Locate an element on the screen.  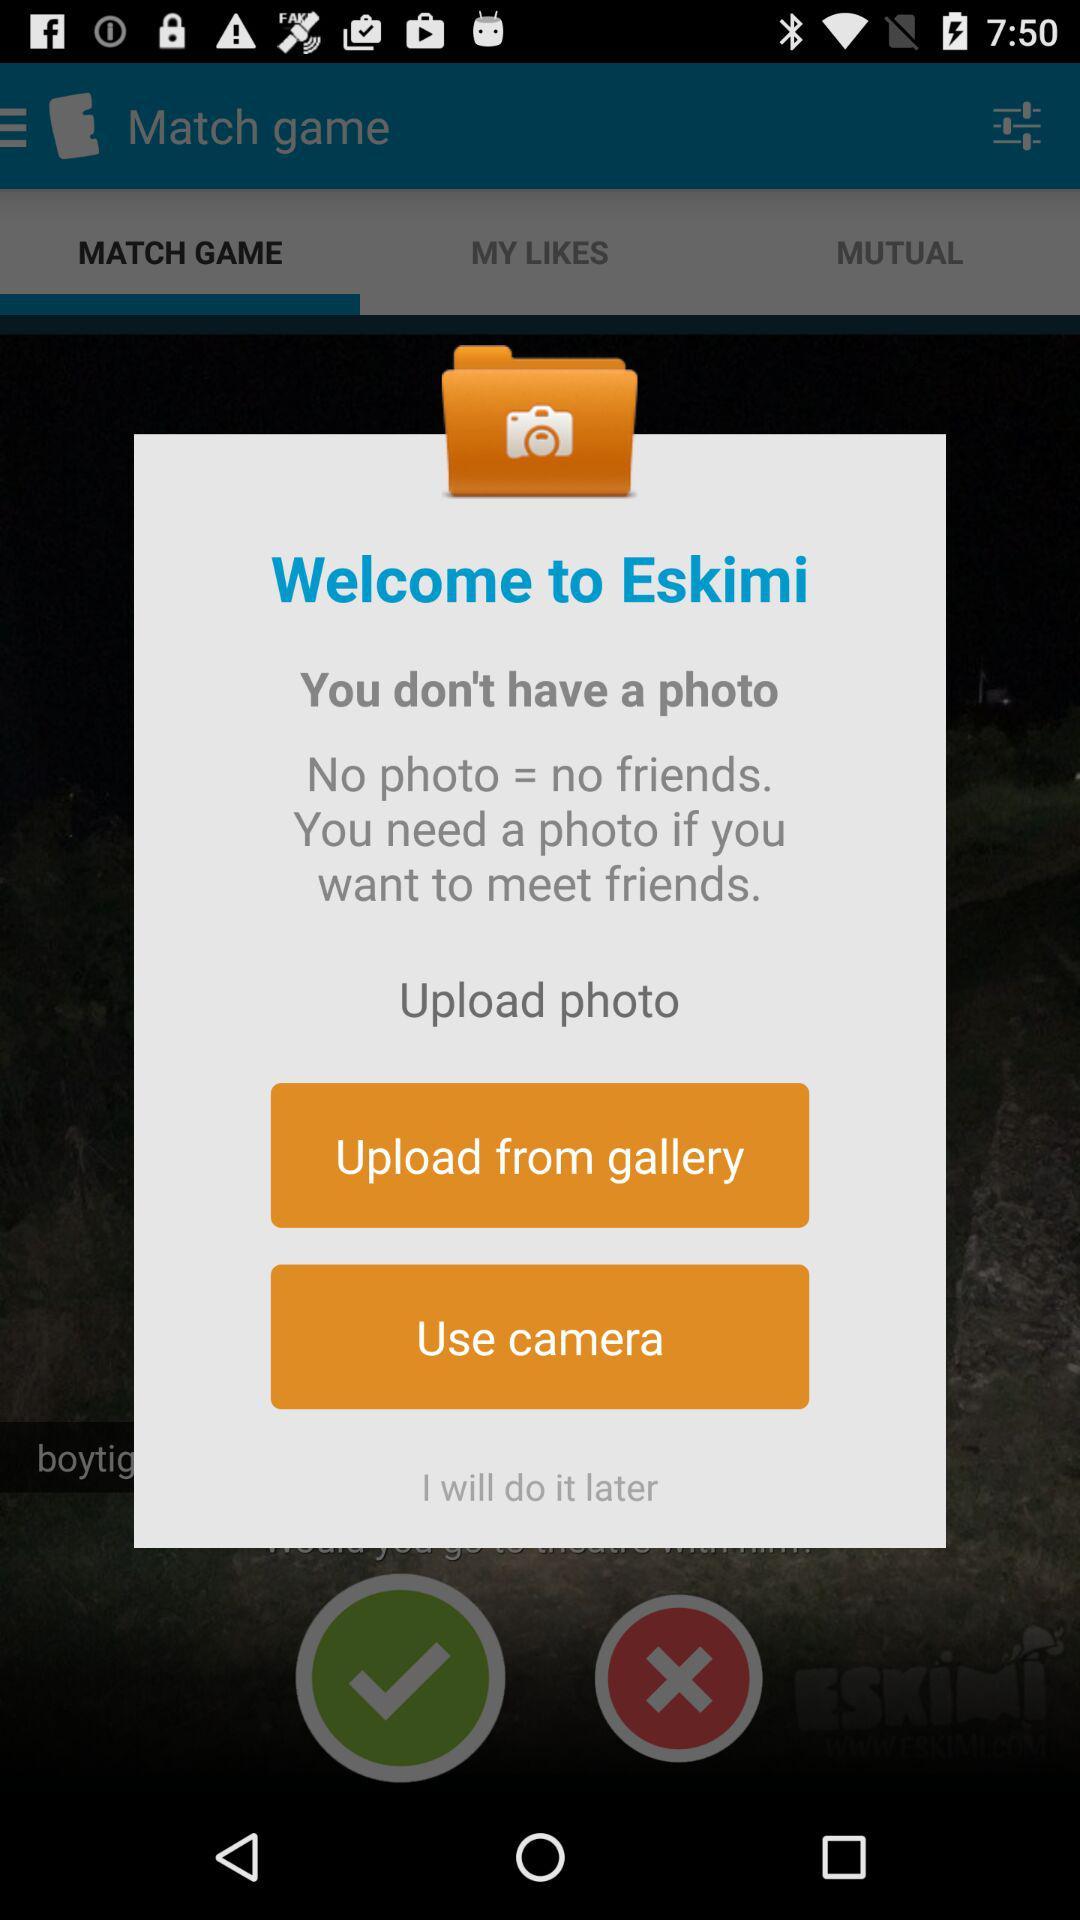
upload from gallery icon is located at coordinates (540, 1155).